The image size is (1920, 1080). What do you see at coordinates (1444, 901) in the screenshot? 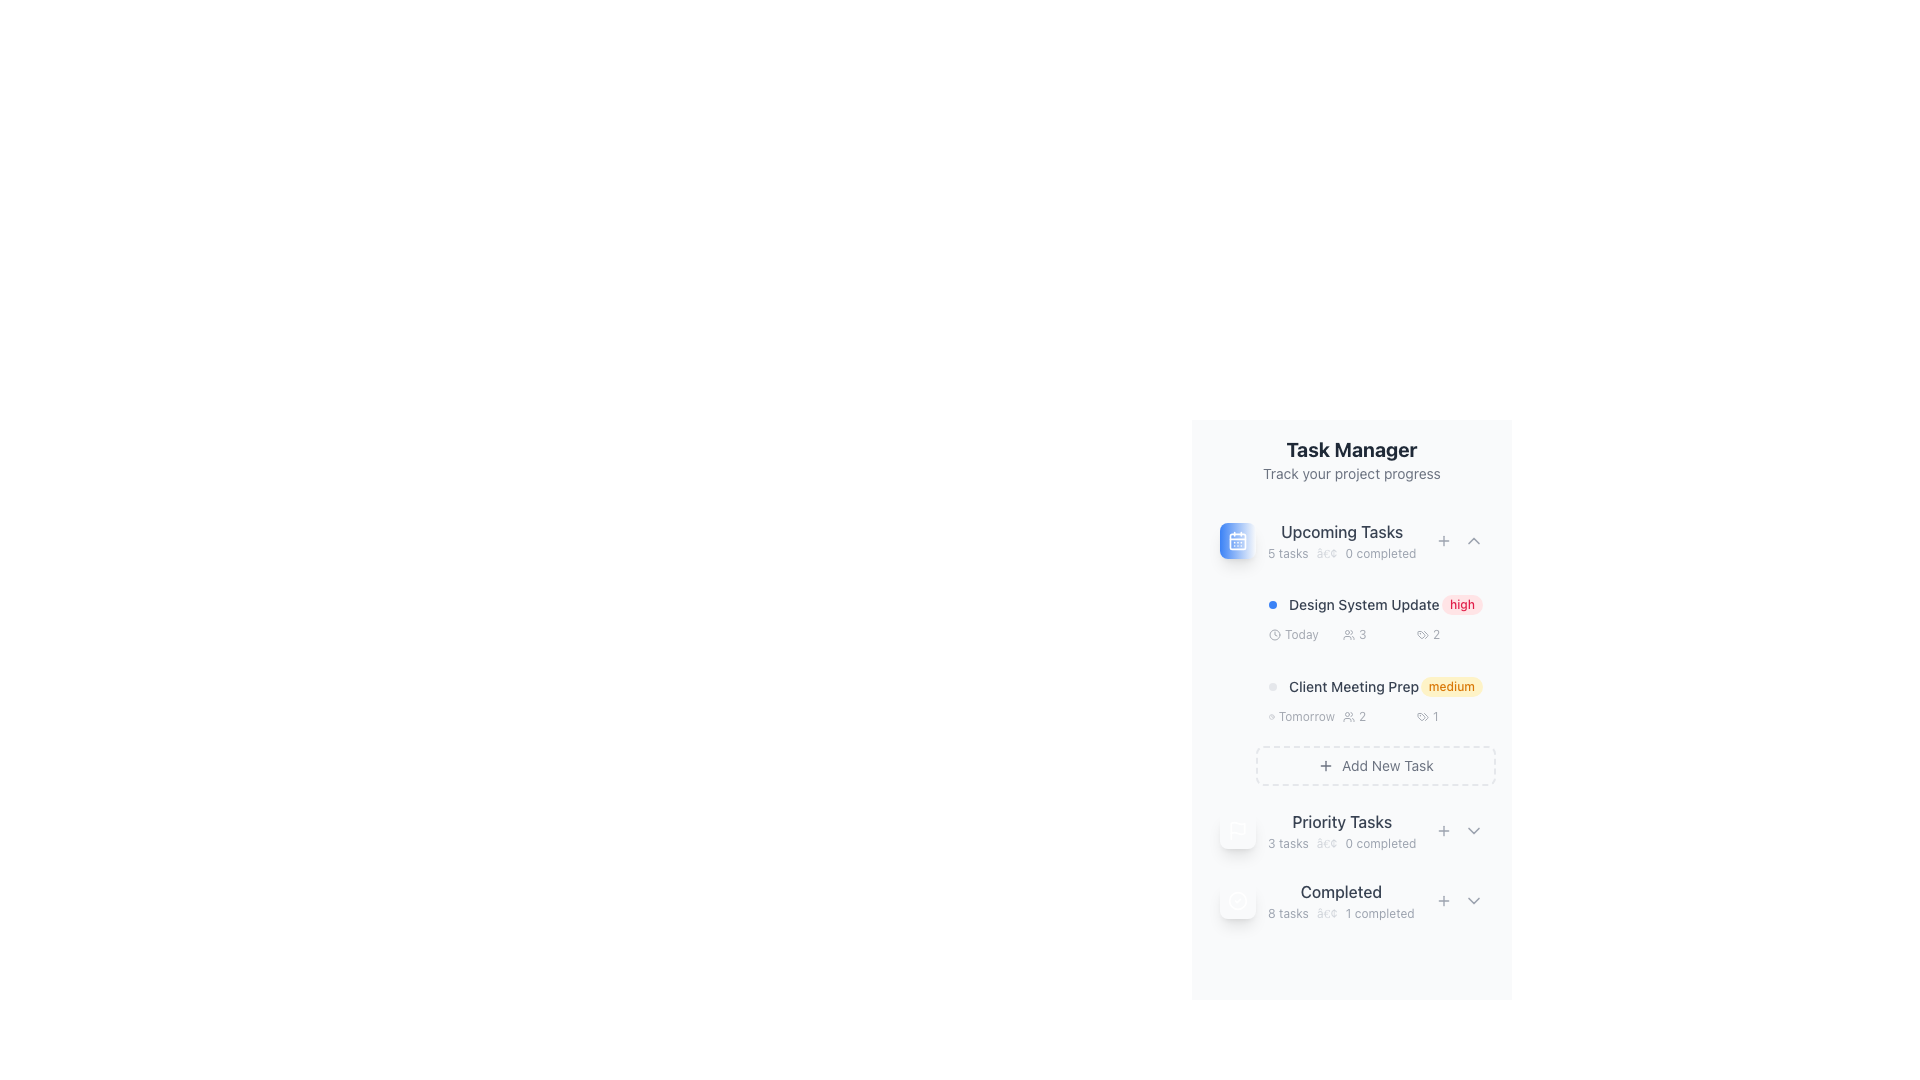
I see `the Plus Sign Icon located in the 'Completed' task section at the bottom of the task manager panel` at bounding box center [1444, 901].